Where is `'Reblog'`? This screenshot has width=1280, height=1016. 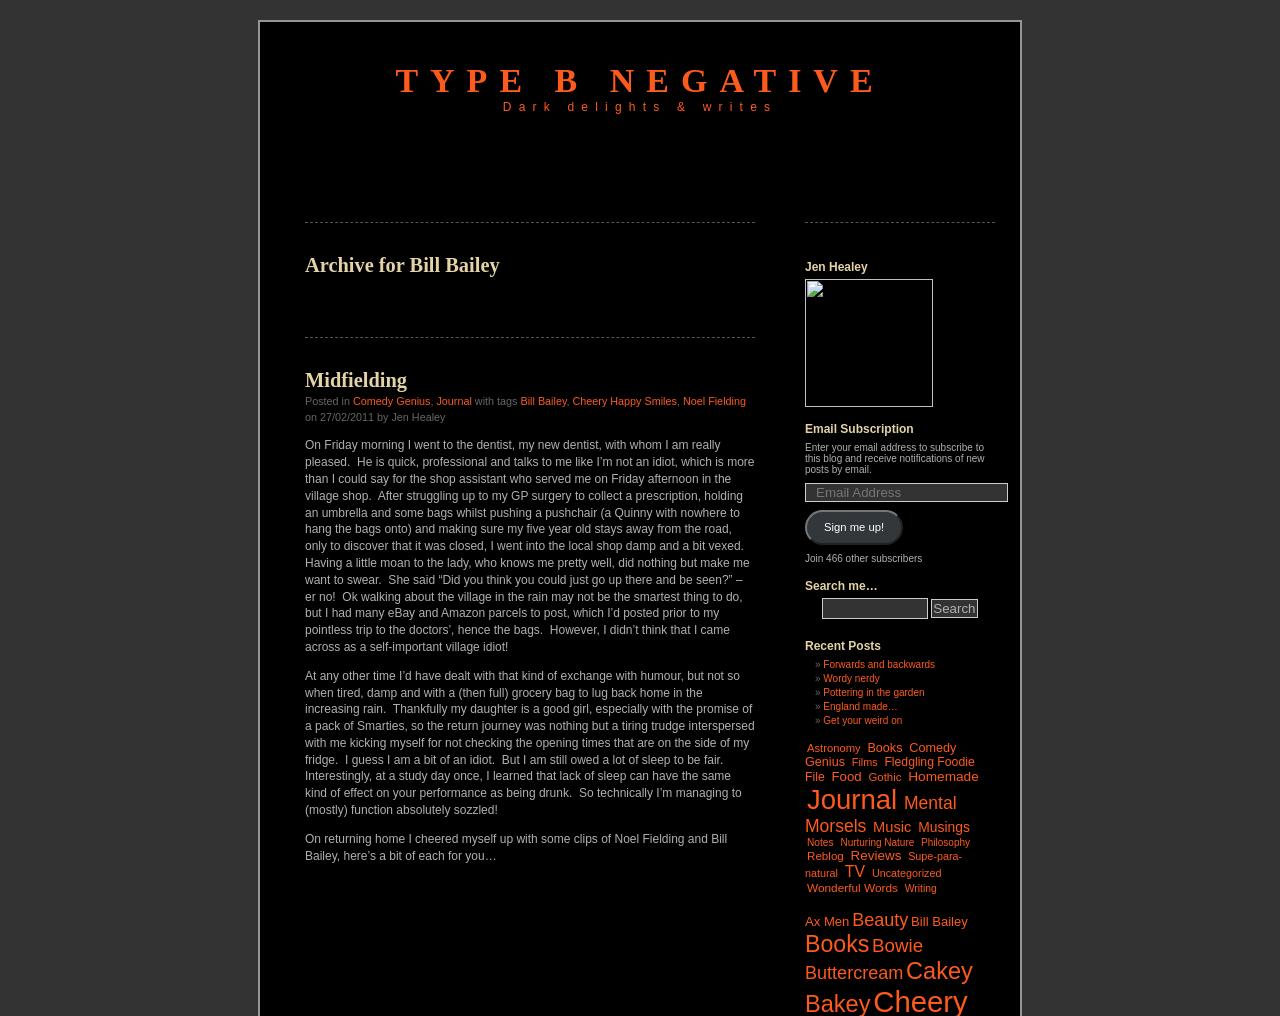 'Reblog' is located at coordinates (807, 854).